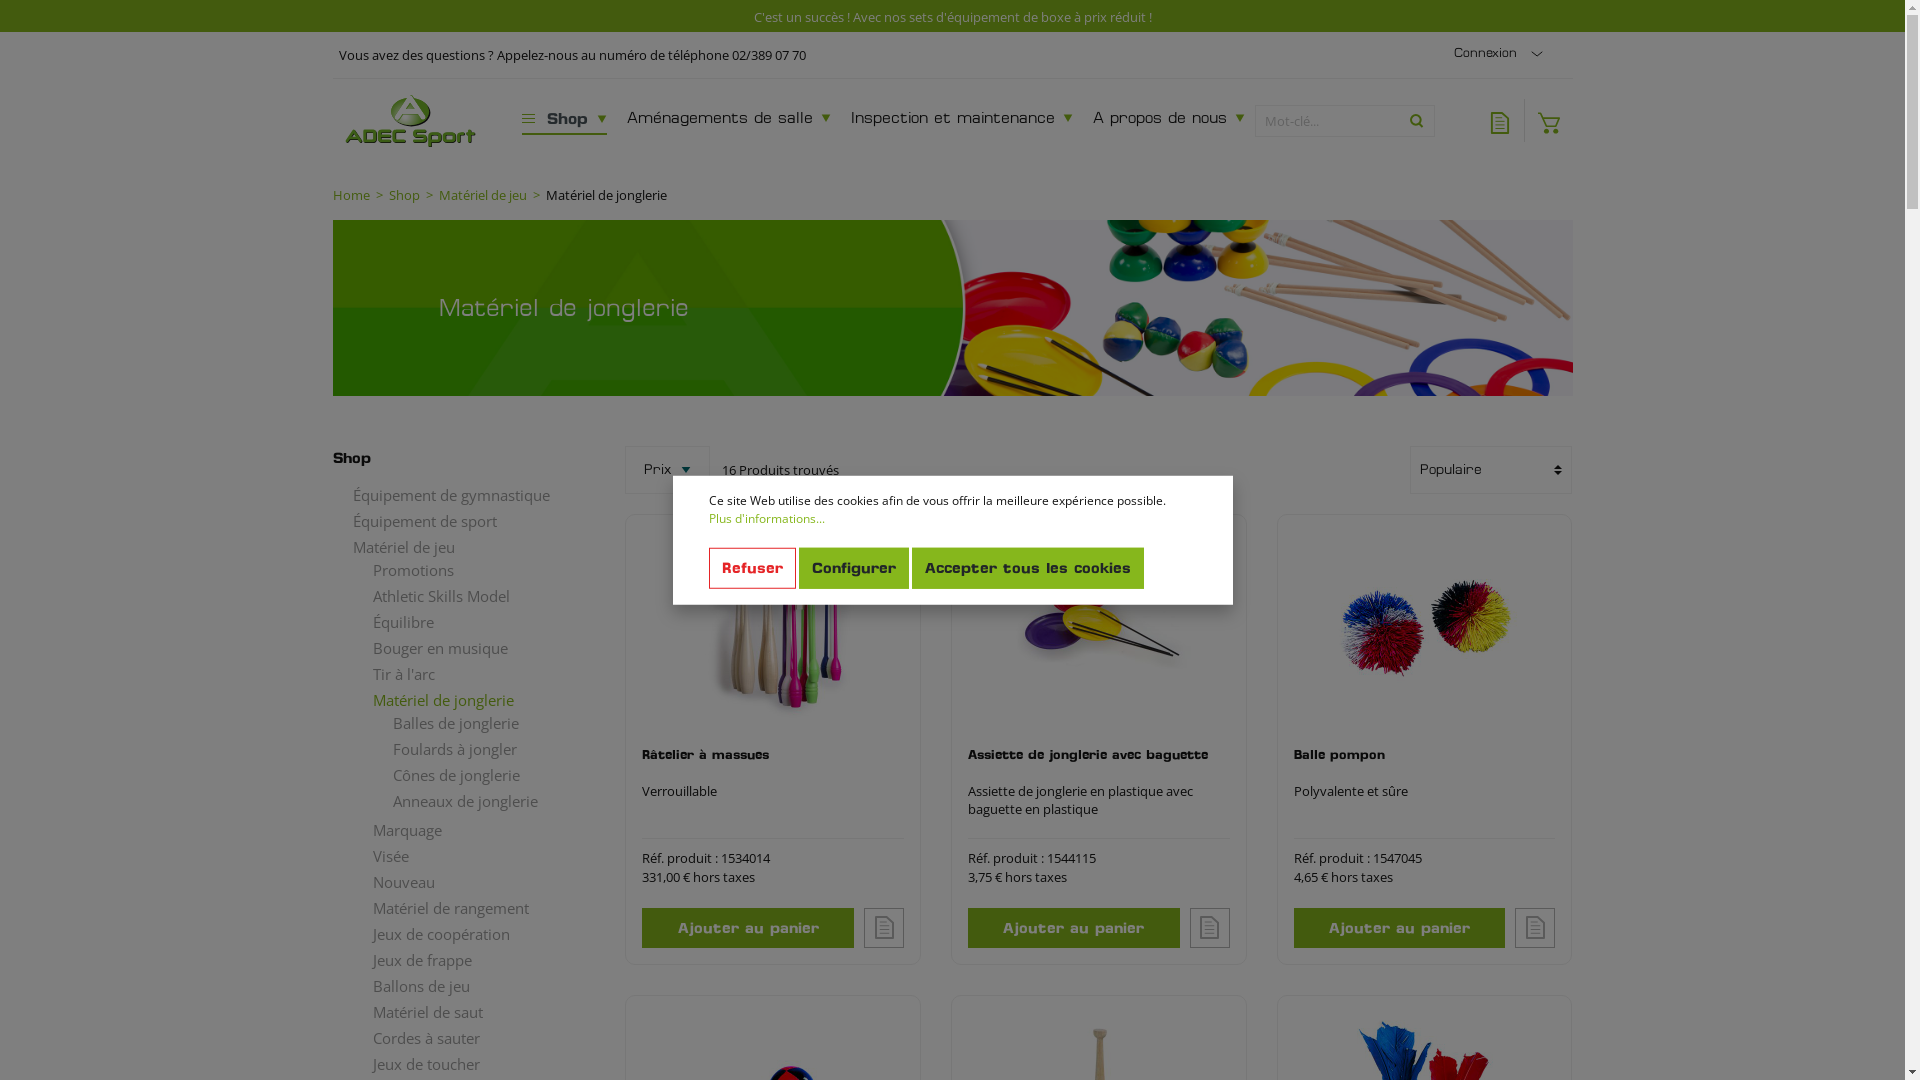 This screenshot has height=1080, width=1920. I want to click on 'Shop', so click(512, 120).